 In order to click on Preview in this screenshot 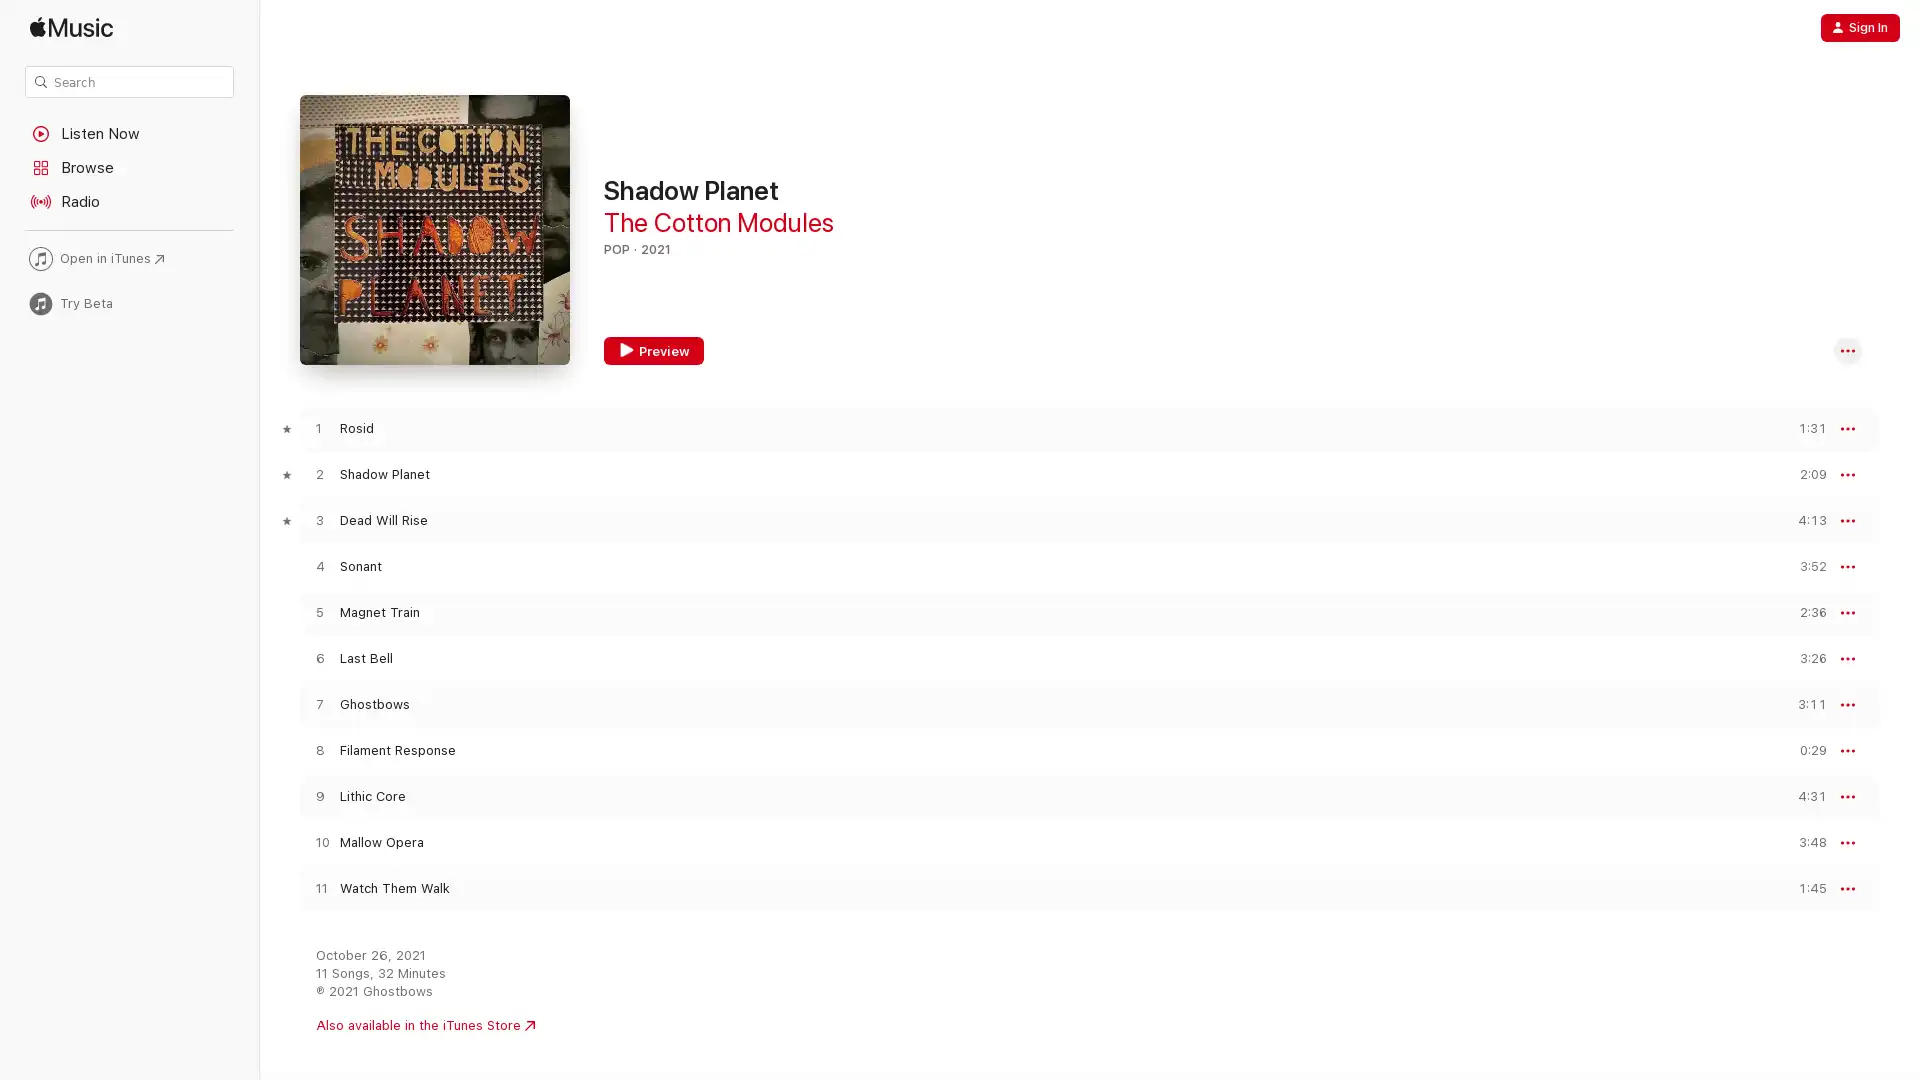, I will do `click(1804, 566)`.